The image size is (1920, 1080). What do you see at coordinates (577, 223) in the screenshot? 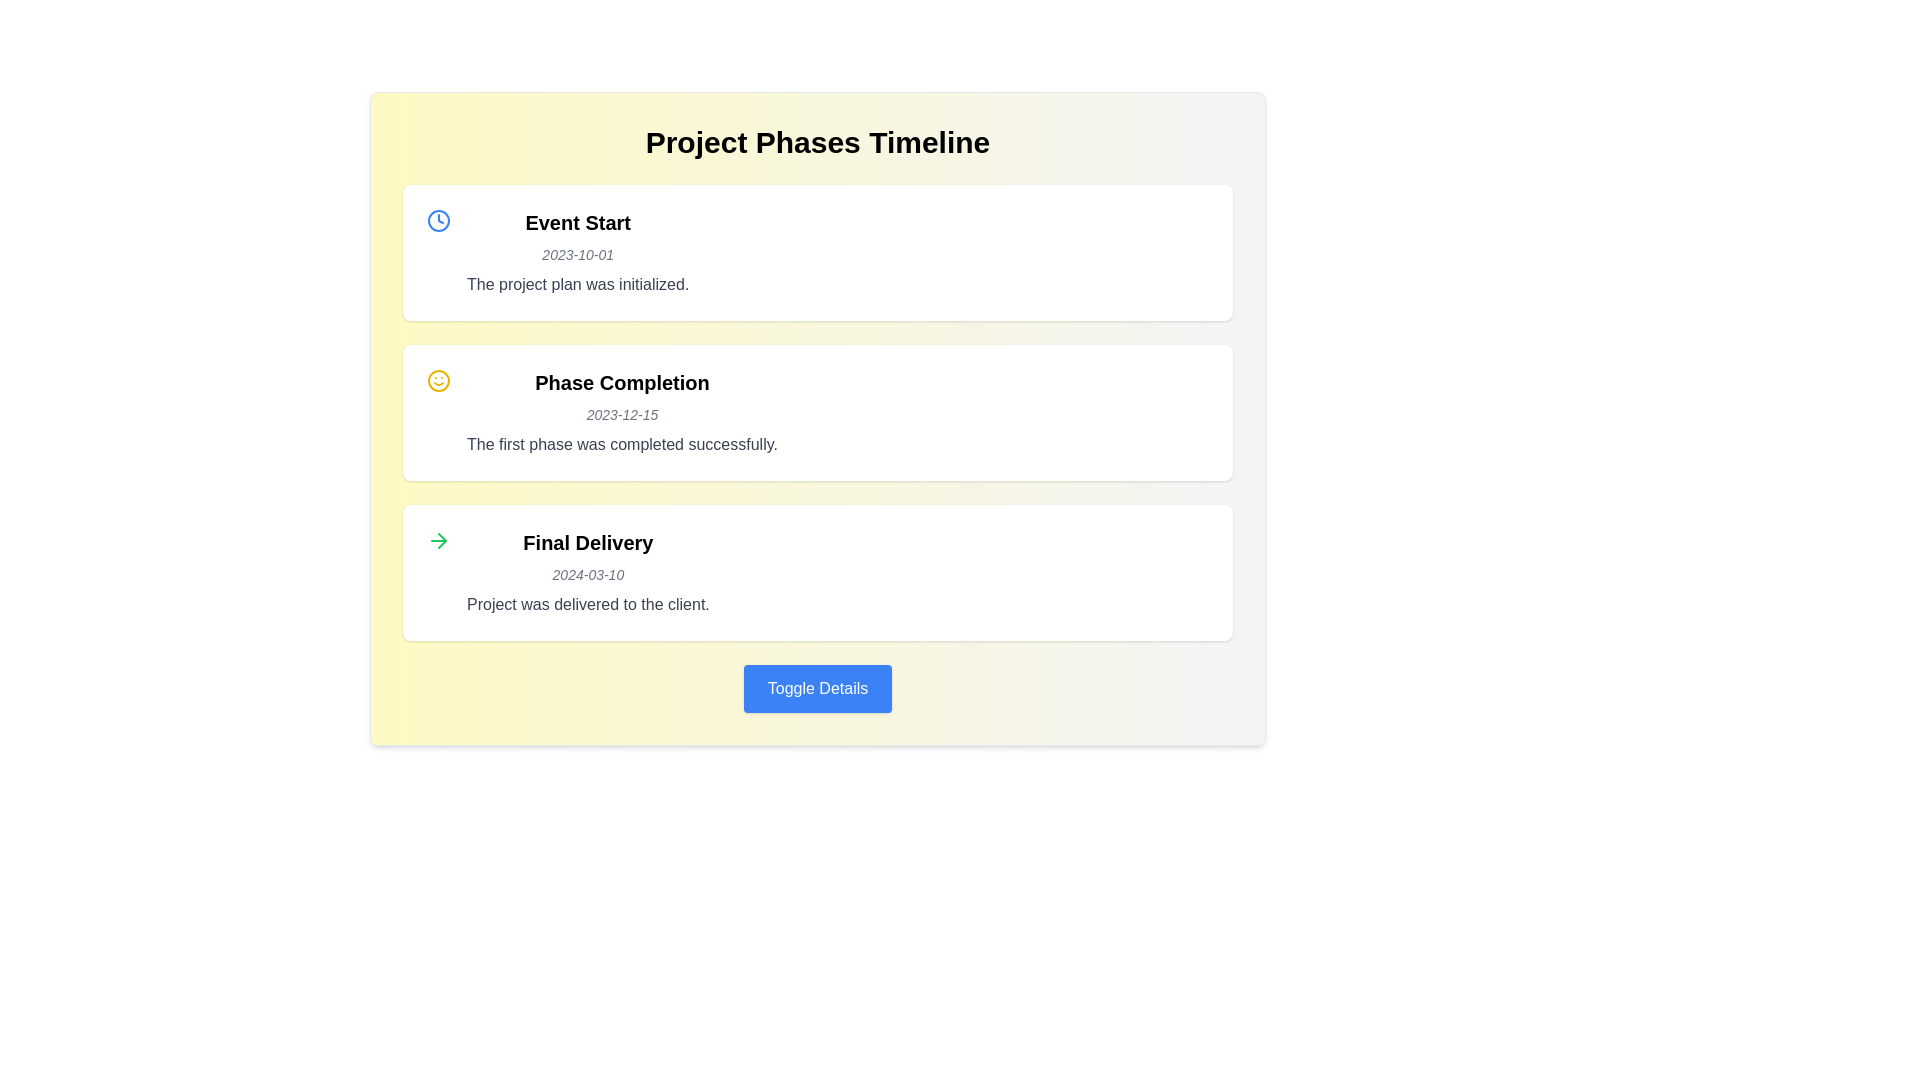
I see `text header displaying 'Event Start' in bold, black font located at the top of the first timeline card` at bounding box center [577, 223].